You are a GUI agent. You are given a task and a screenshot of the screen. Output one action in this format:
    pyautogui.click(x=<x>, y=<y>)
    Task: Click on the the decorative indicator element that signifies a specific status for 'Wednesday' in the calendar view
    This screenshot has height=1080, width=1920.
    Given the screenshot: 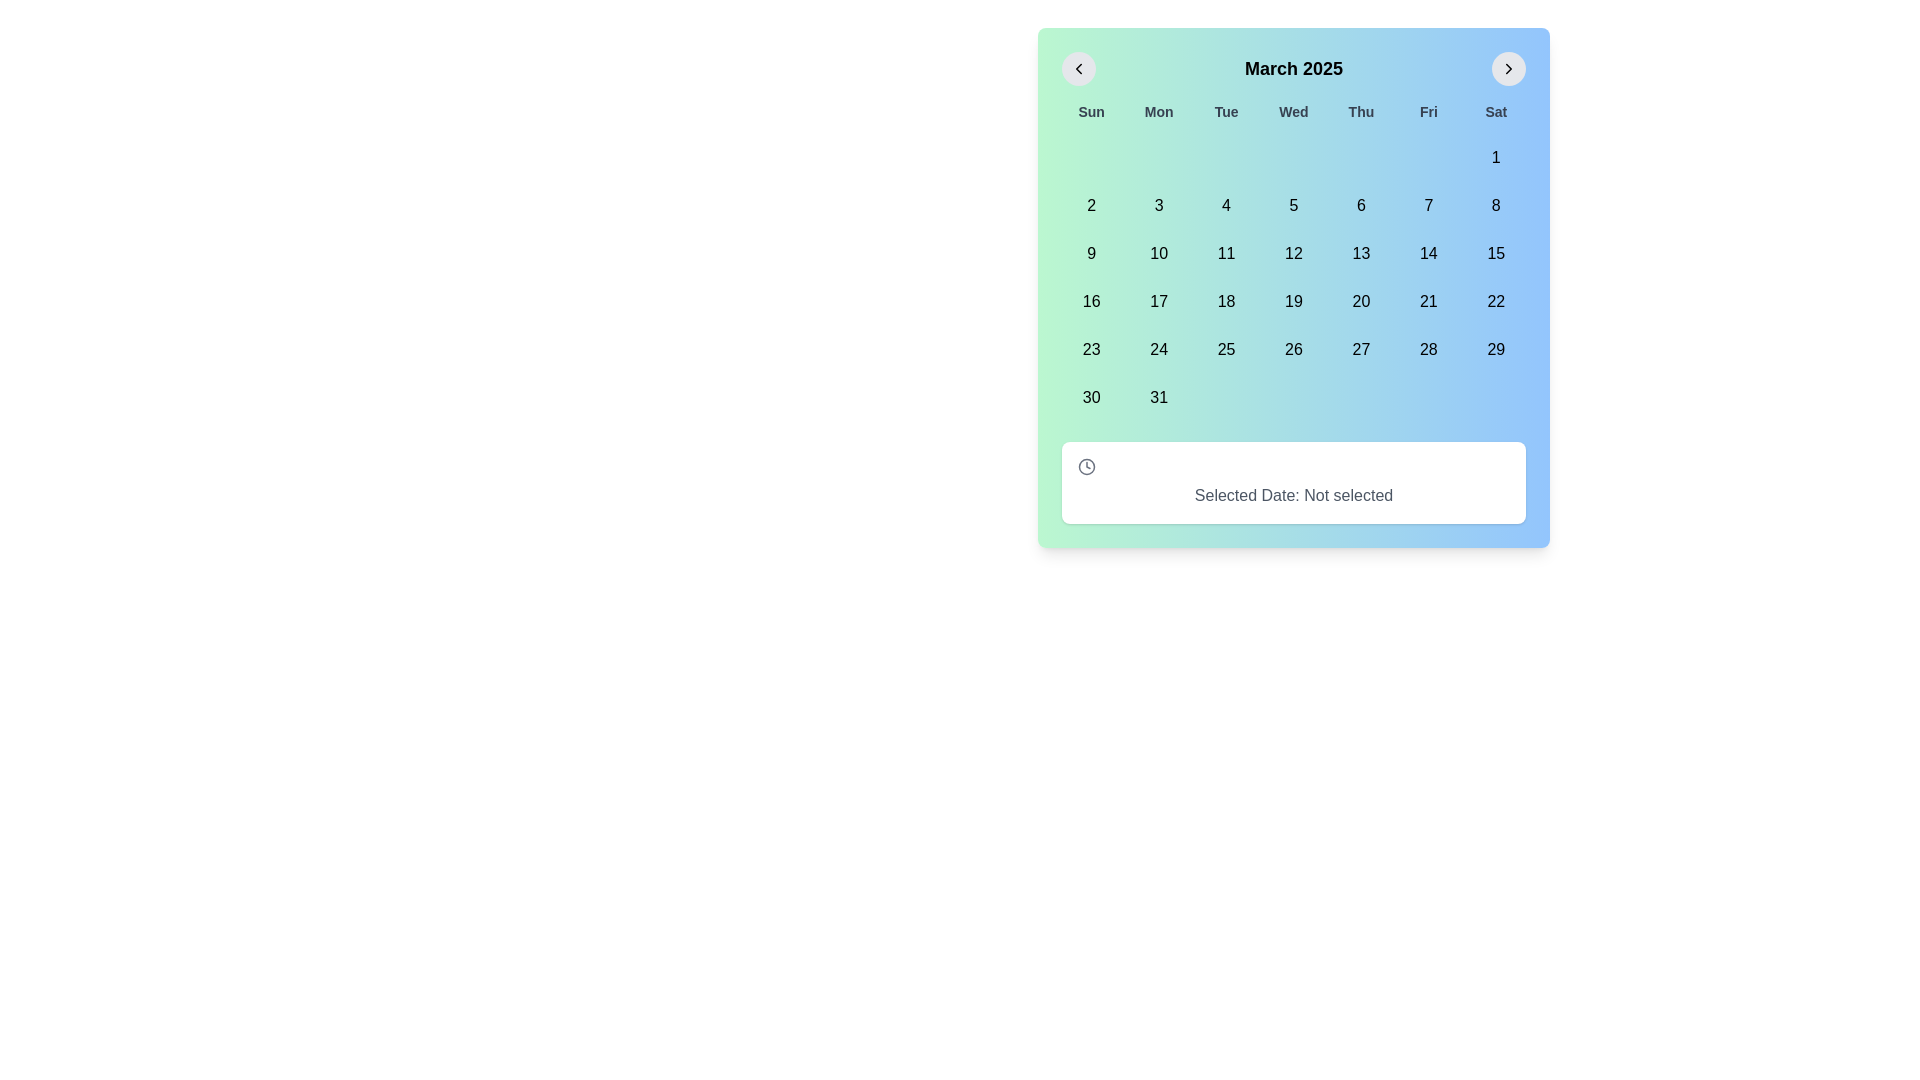 What is the action you would take?
    pyautogui.click(x=1294, y=157)
    